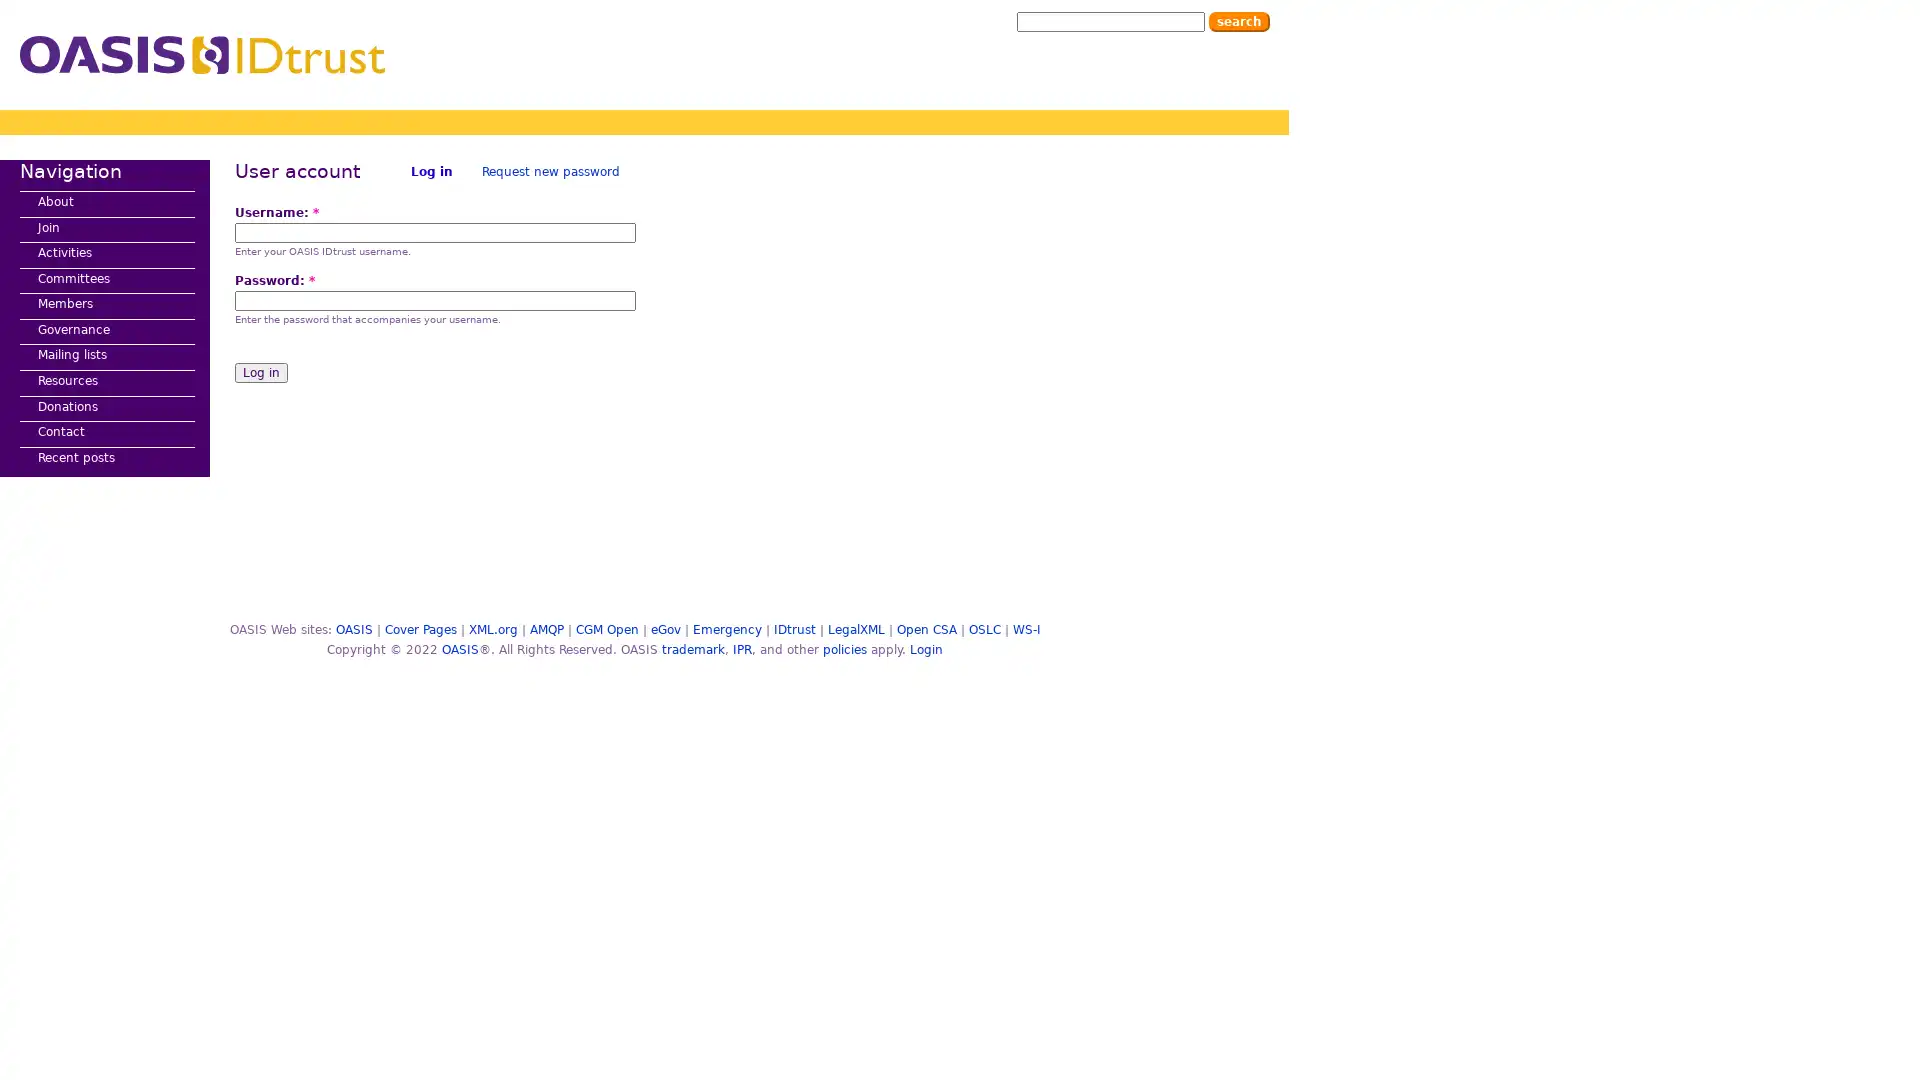 The width and height of the screenshot is (1920, 1080). What do you see at coordinates (1238, 22) in the screenshot?
I see `Search` at bounding box center [1238, 22].